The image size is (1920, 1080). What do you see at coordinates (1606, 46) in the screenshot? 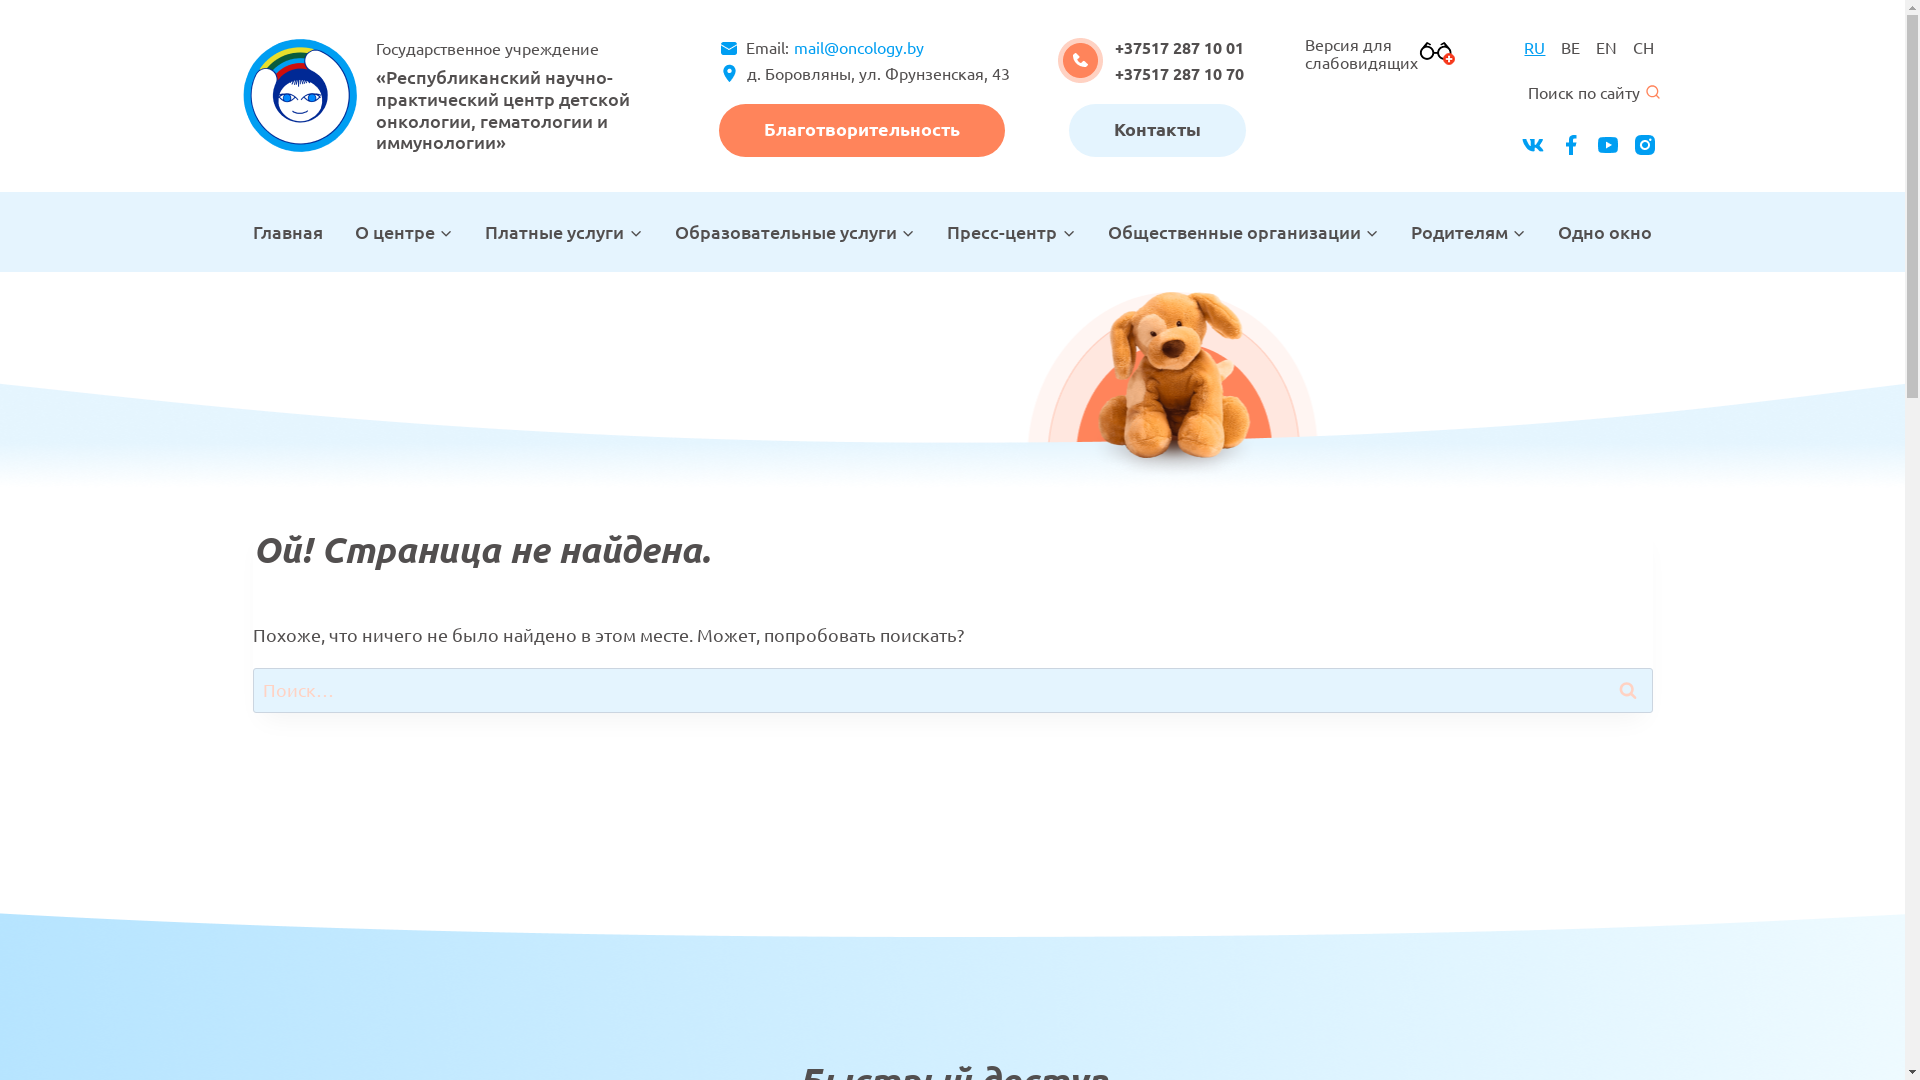
I see `'EN'` at bounding box center [1606, 46].